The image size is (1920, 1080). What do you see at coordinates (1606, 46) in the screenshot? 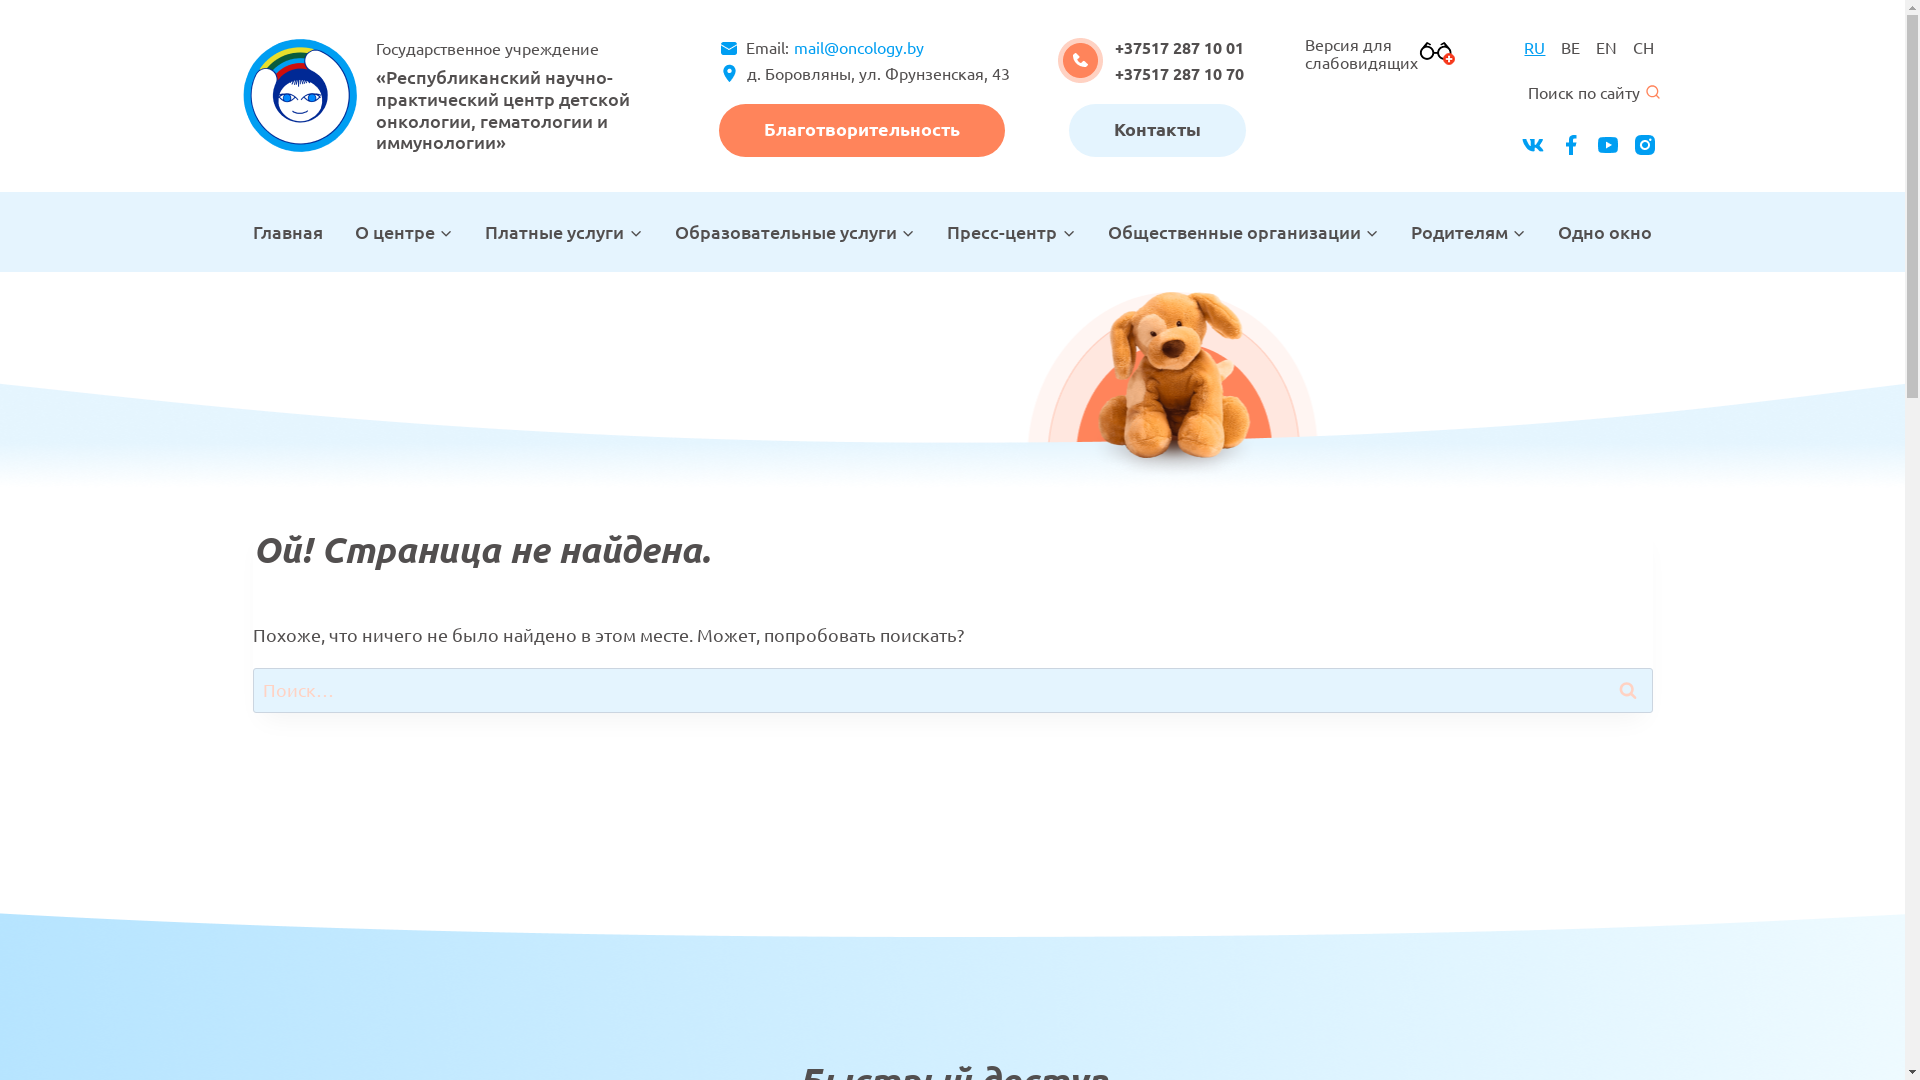
I see `'EN'` at bounding box center [1606, 46].